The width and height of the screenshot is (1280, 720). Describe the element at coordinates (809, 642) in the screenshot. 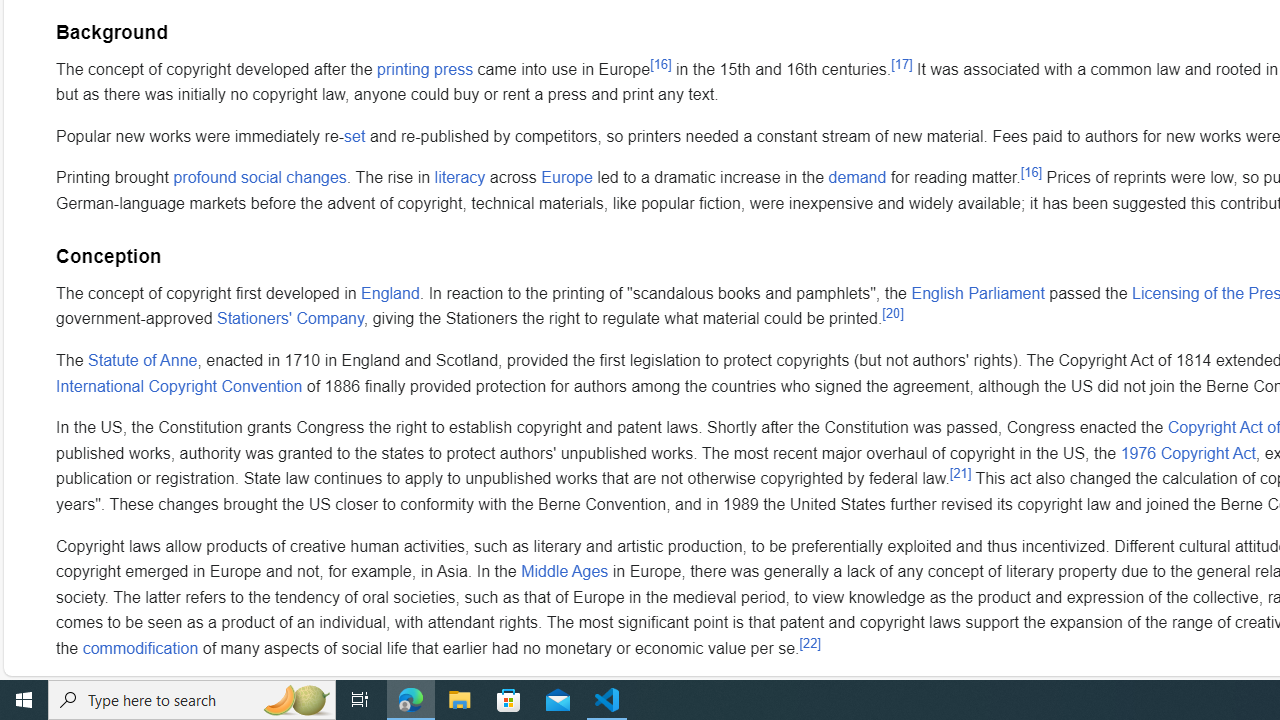

I see `'[22]'` at that location.